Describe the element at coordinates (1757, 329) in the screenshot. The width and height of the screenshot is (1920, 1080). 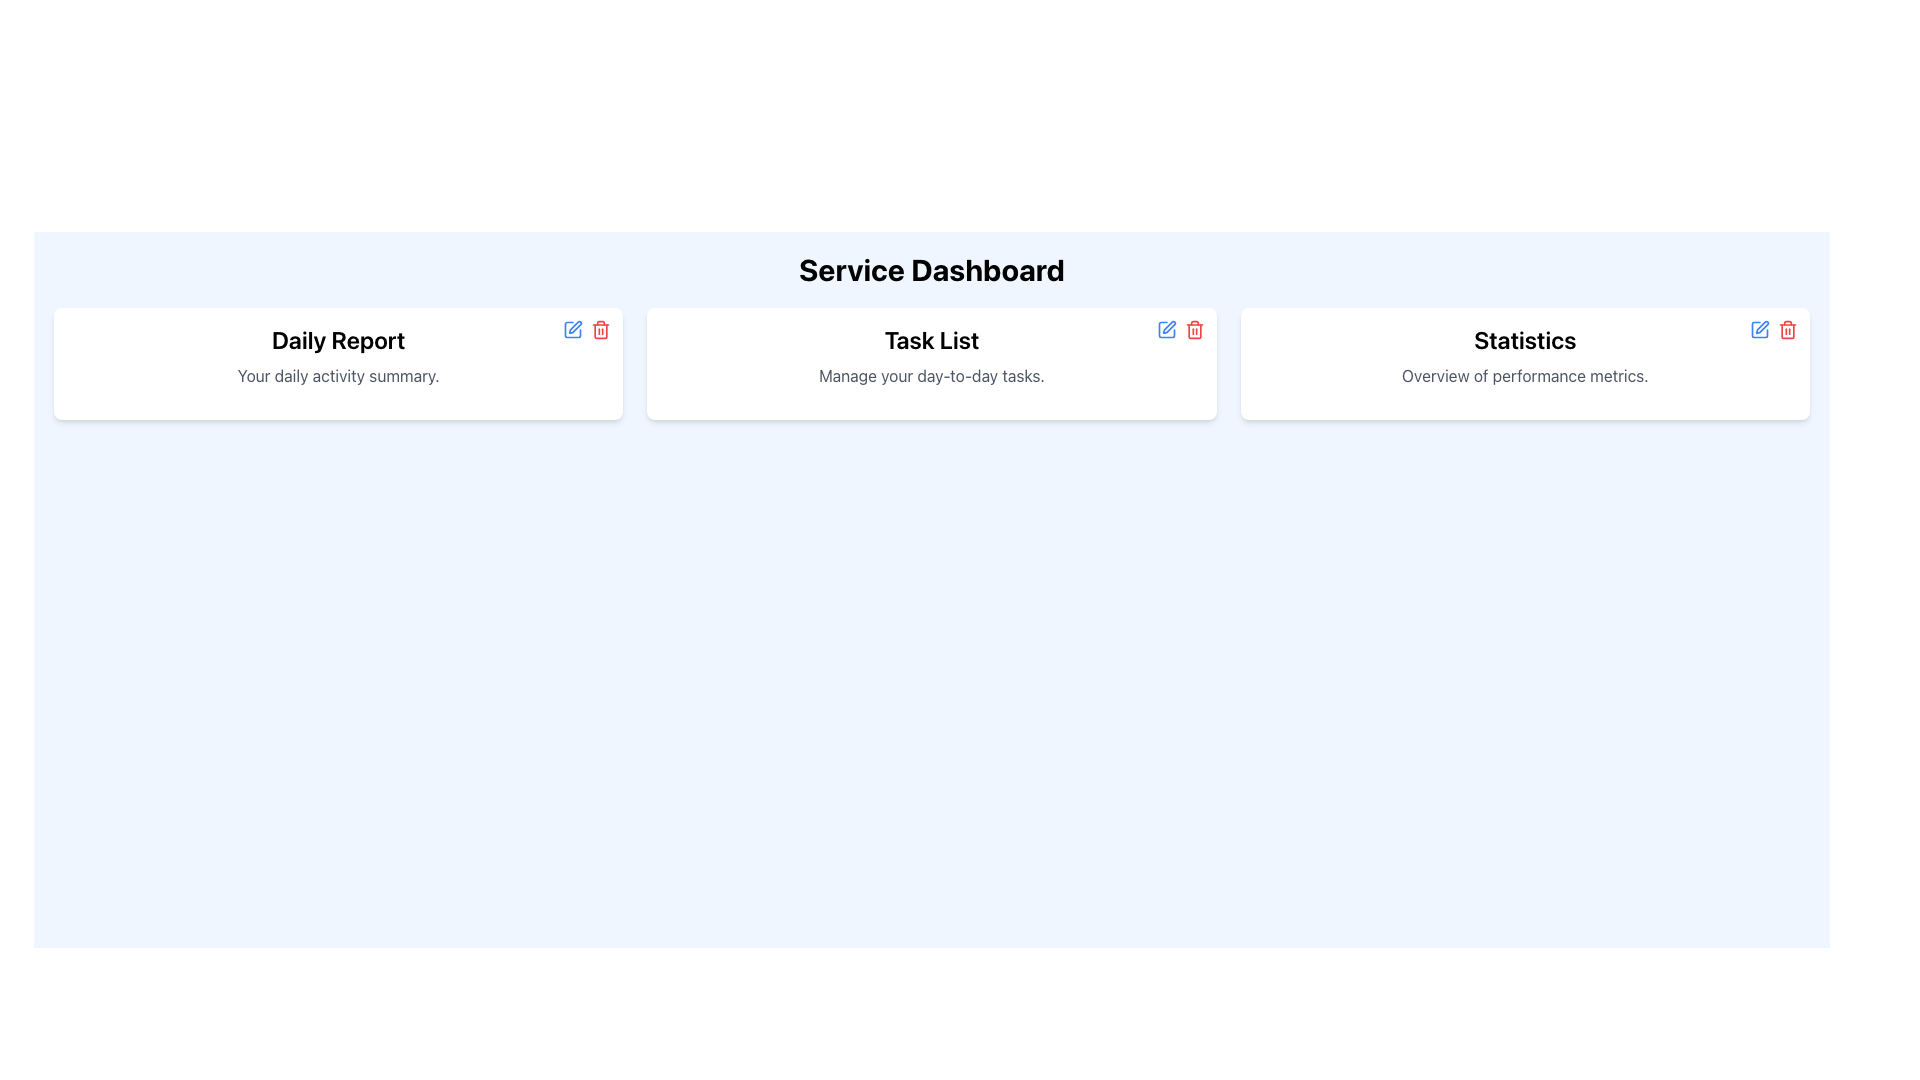
I see `the small blue edit icon shaped like a pen located at the top-right corner of the card labeled 'Statistics' to initiate the edit function` at that location.